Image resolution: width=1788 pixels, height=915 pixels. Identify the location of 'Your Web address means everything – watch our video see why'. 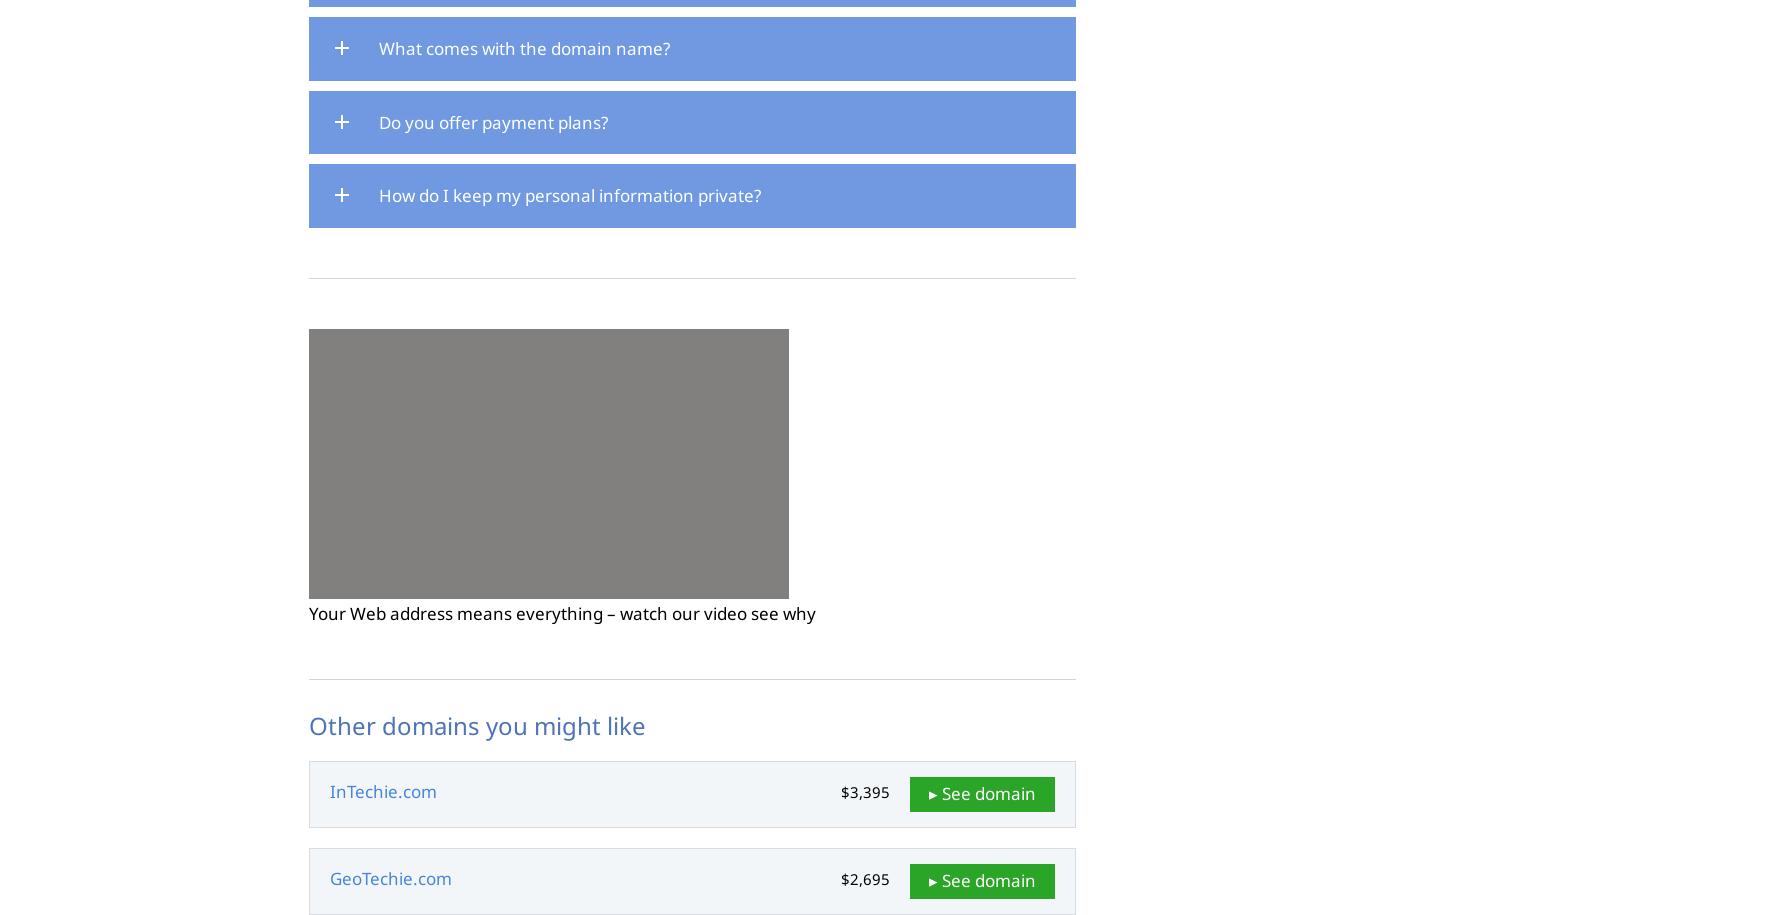
(562, 613).